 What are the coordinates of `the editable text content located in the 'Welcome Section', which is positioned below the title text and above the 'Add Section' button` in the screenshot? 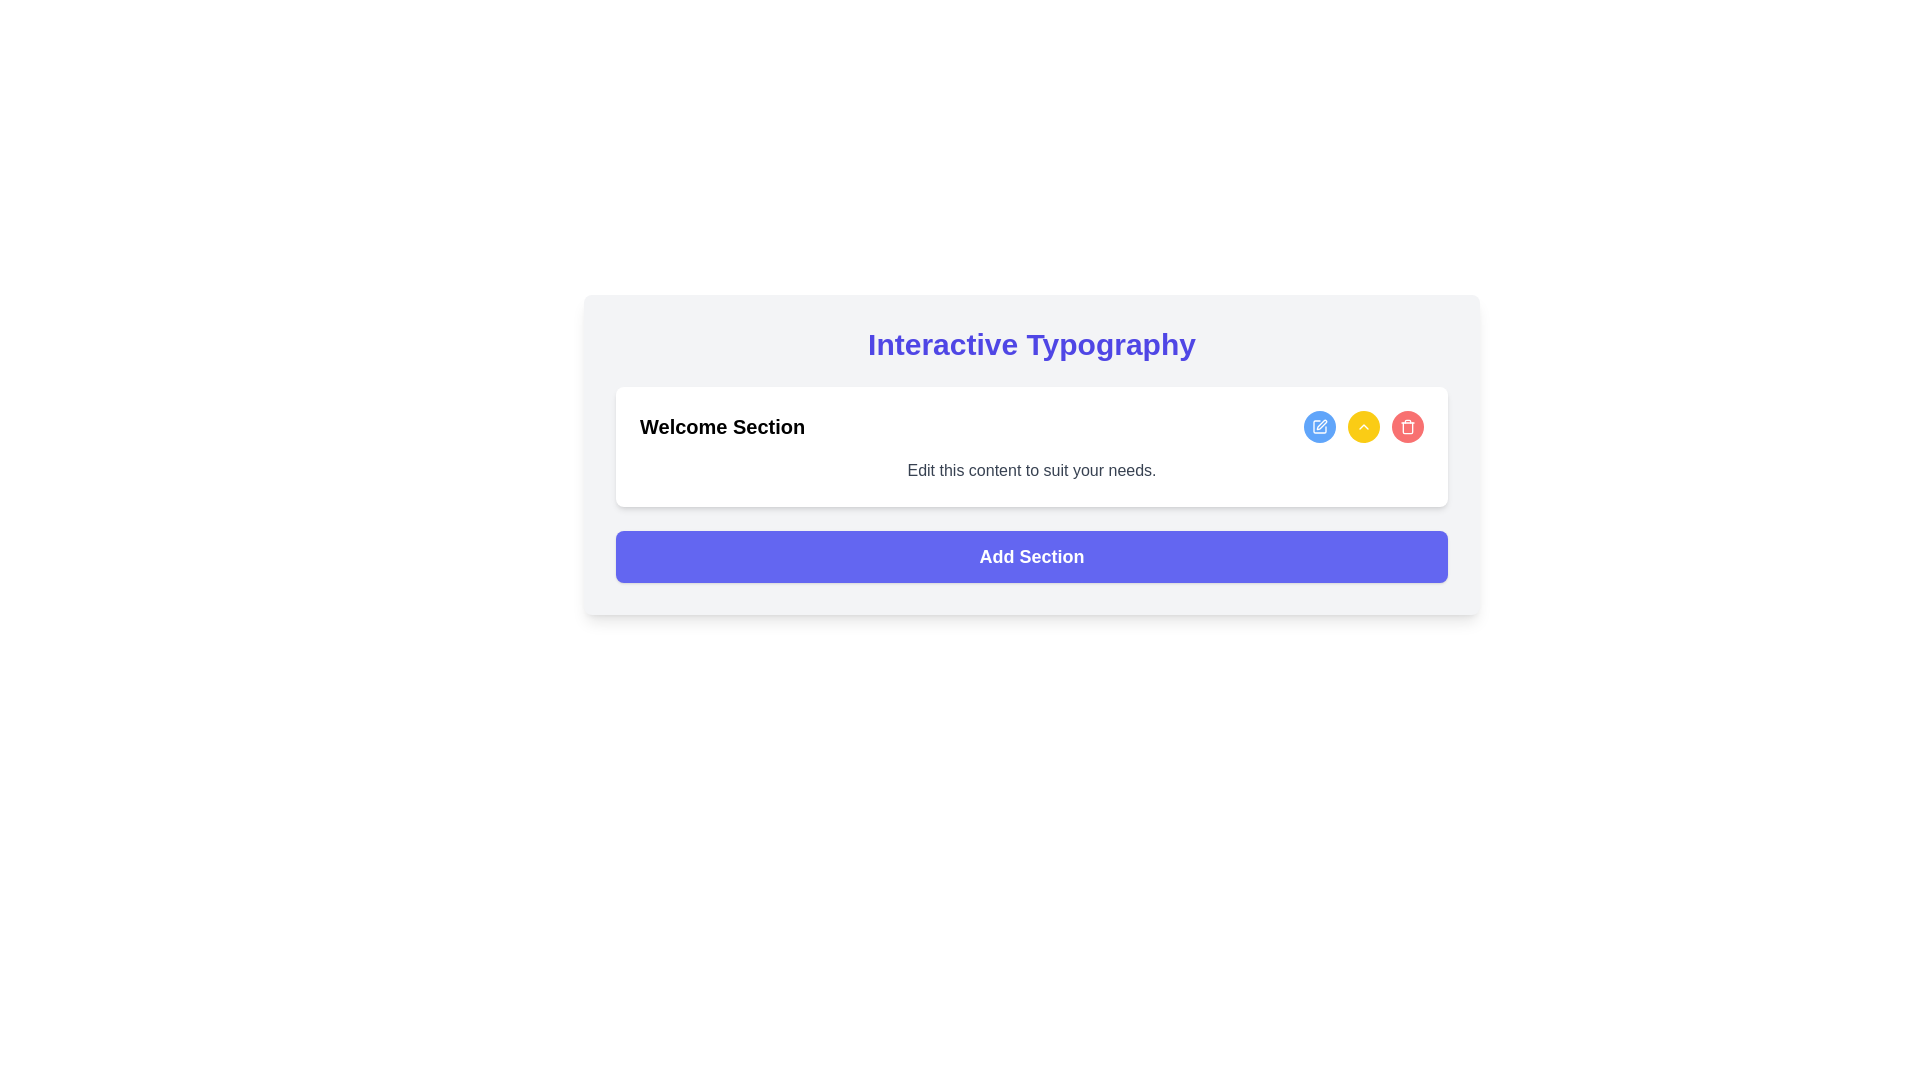 It's located at (1032, 470).